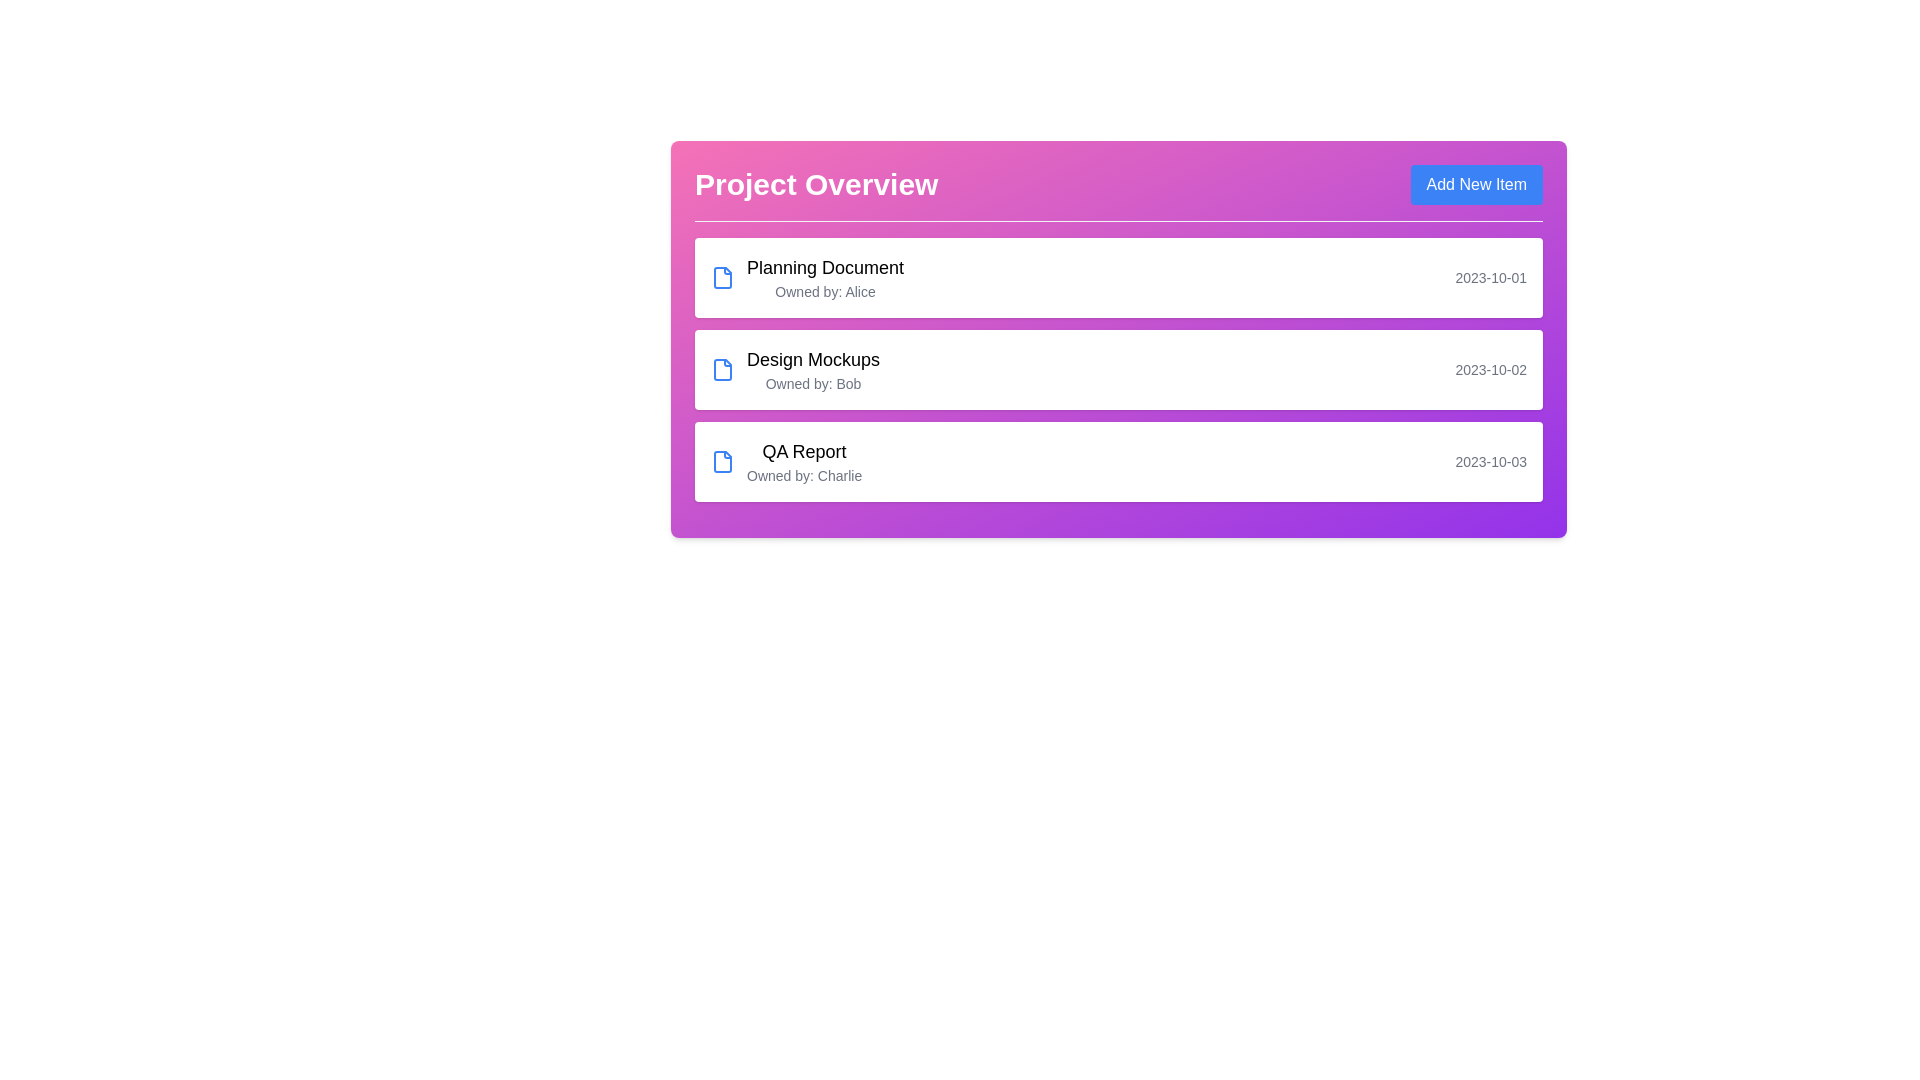 Image resolution: width=1920 pixels, height=1080 pixels. What do you see at coordinates (1491, 462) in the screenshot?
I see `the text label indicating the date for the 'QA Report' located in the bottom-right corner of the card, aligned with 'Owned by: Charlie.'` at bounding box center [1491, 462].